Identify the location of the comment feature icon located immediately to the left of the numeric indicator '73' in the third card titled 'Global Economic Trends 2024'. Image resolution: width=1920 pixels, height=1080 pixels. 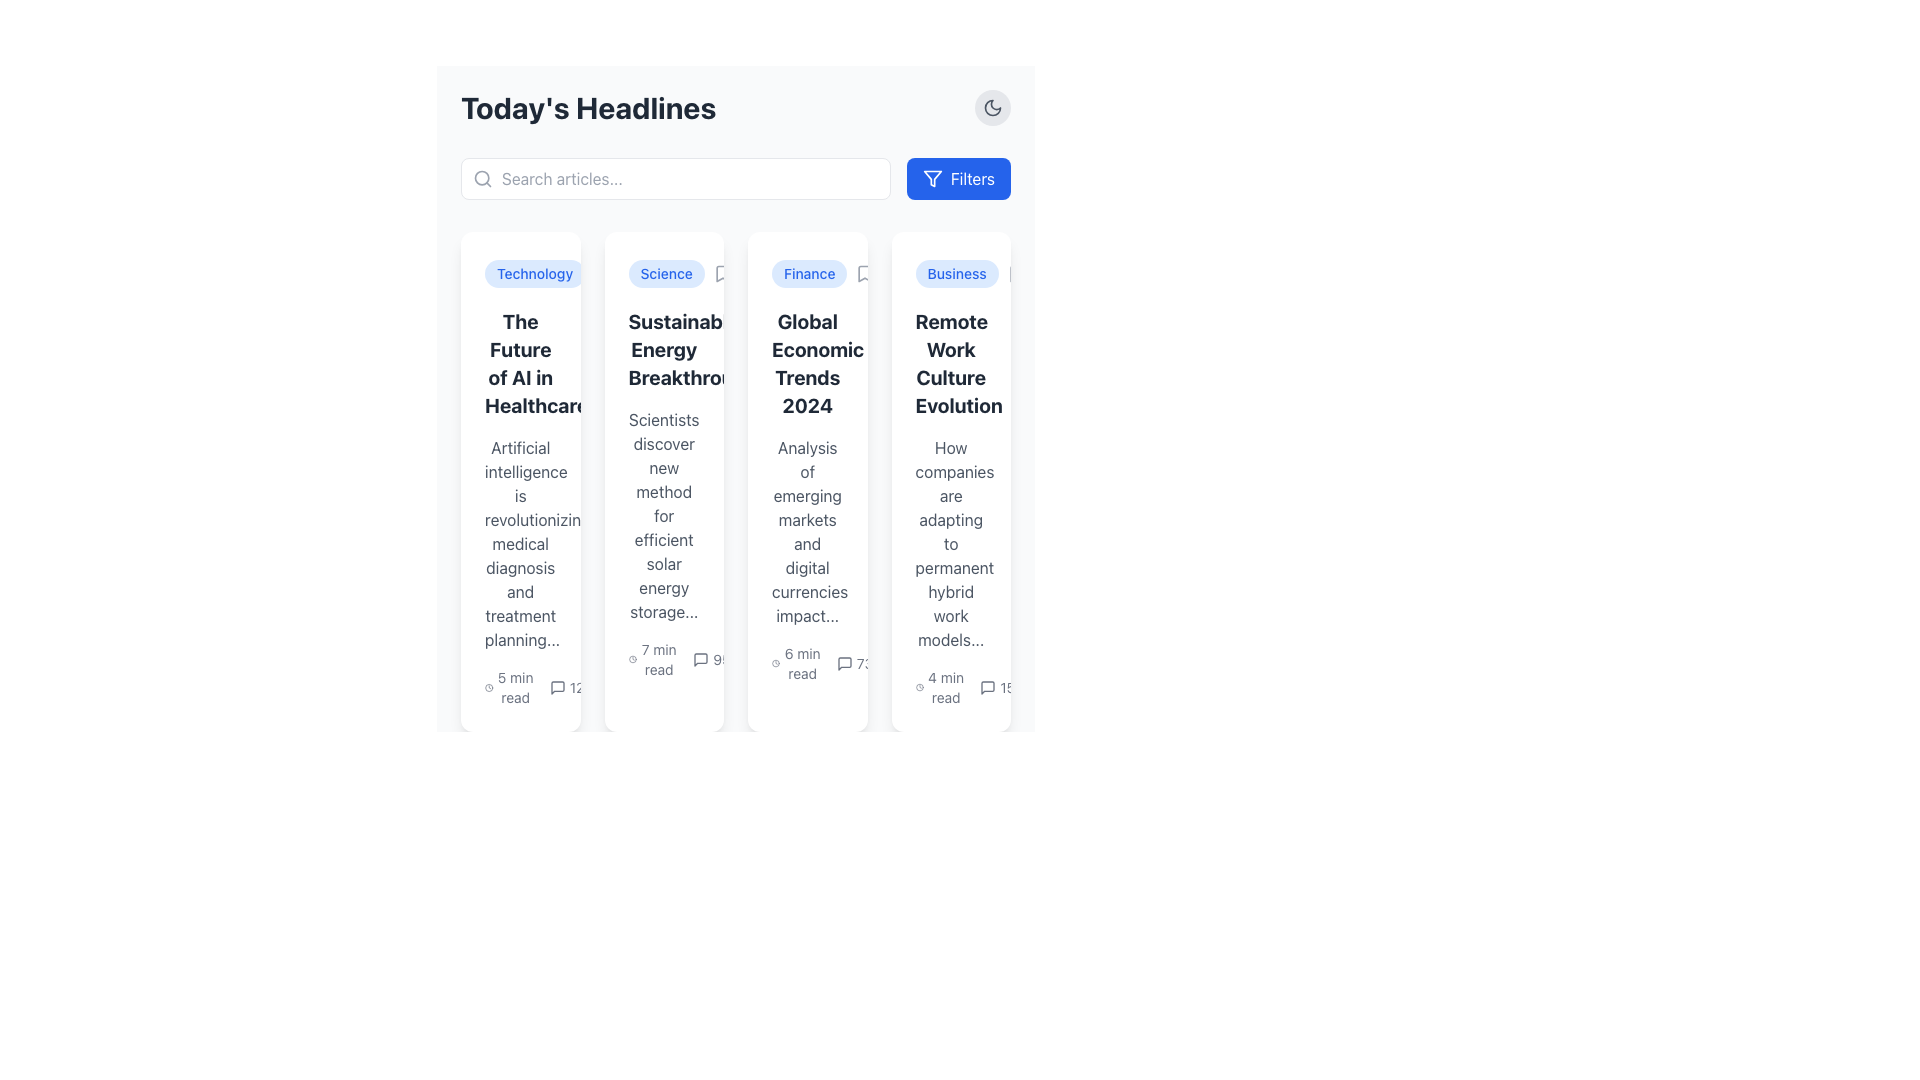
(844, 663).